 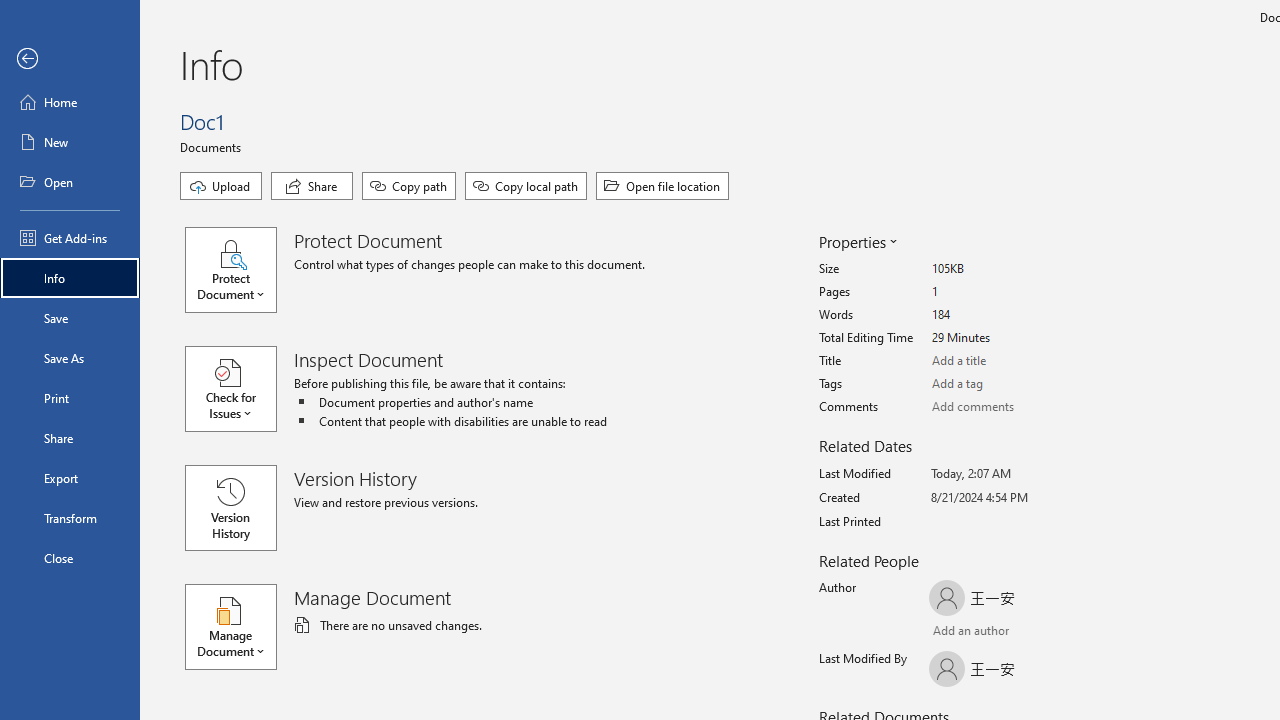 What do you see at coordinates (856, 240) in the screenshot?
I see `'Properties'` at bounding box center [856, 240].